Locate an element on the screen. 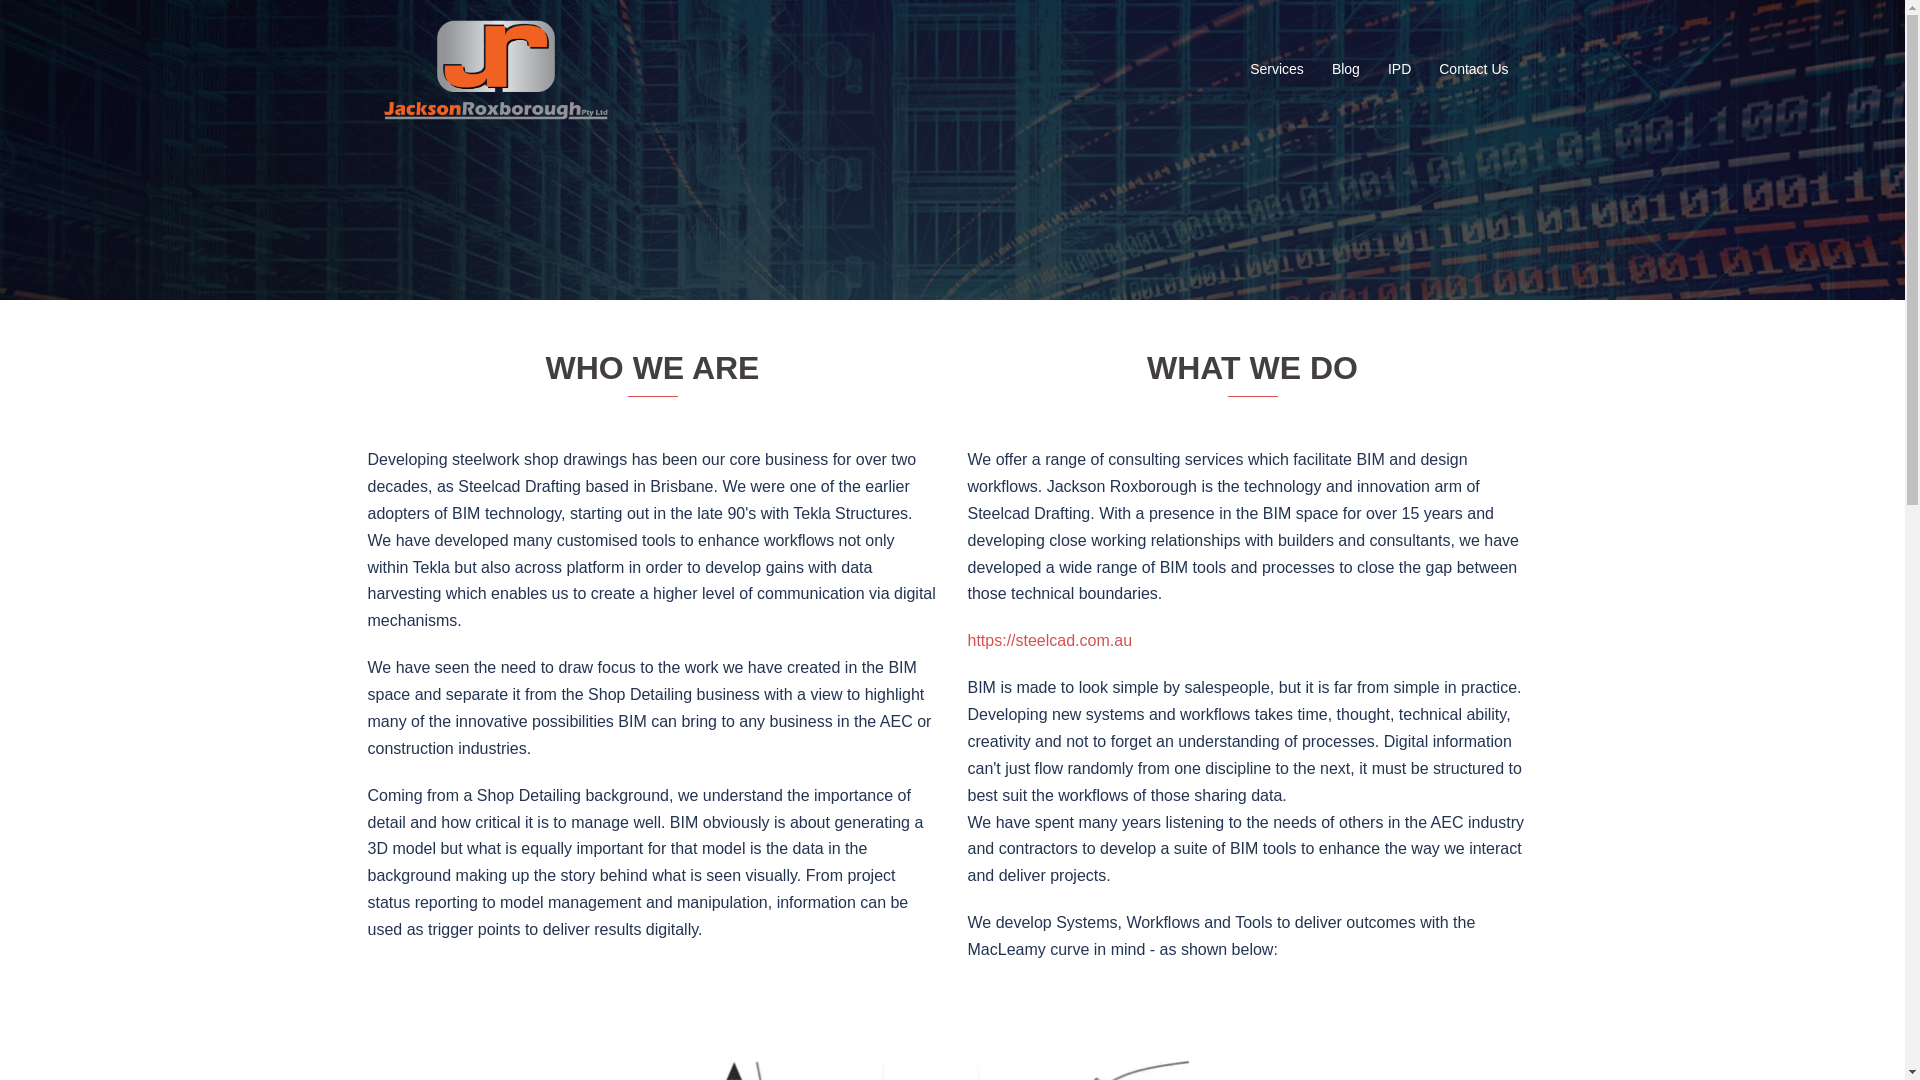  'Jackson Roxborough' is located at coordinates (382, 67).